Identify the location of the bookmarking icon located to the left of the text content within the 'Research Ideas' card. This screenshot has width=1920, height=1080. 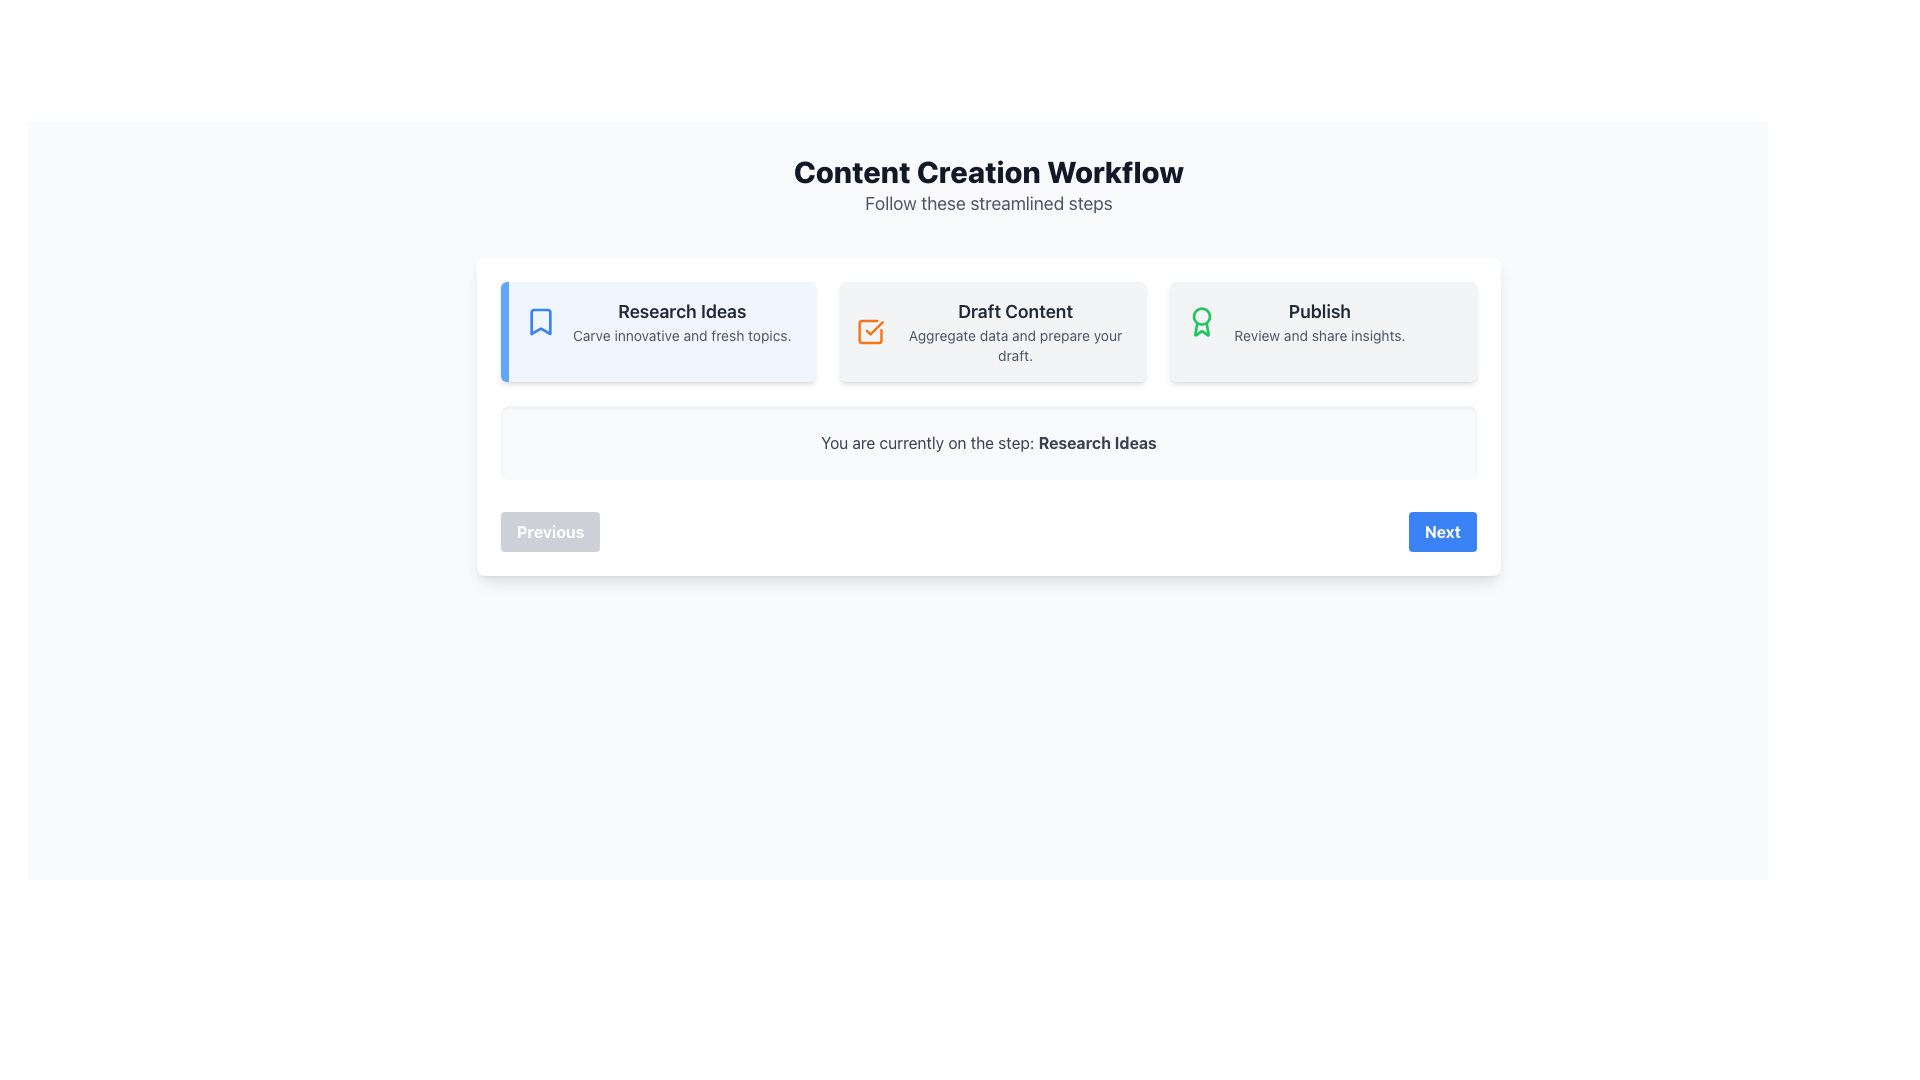
(541, 320).